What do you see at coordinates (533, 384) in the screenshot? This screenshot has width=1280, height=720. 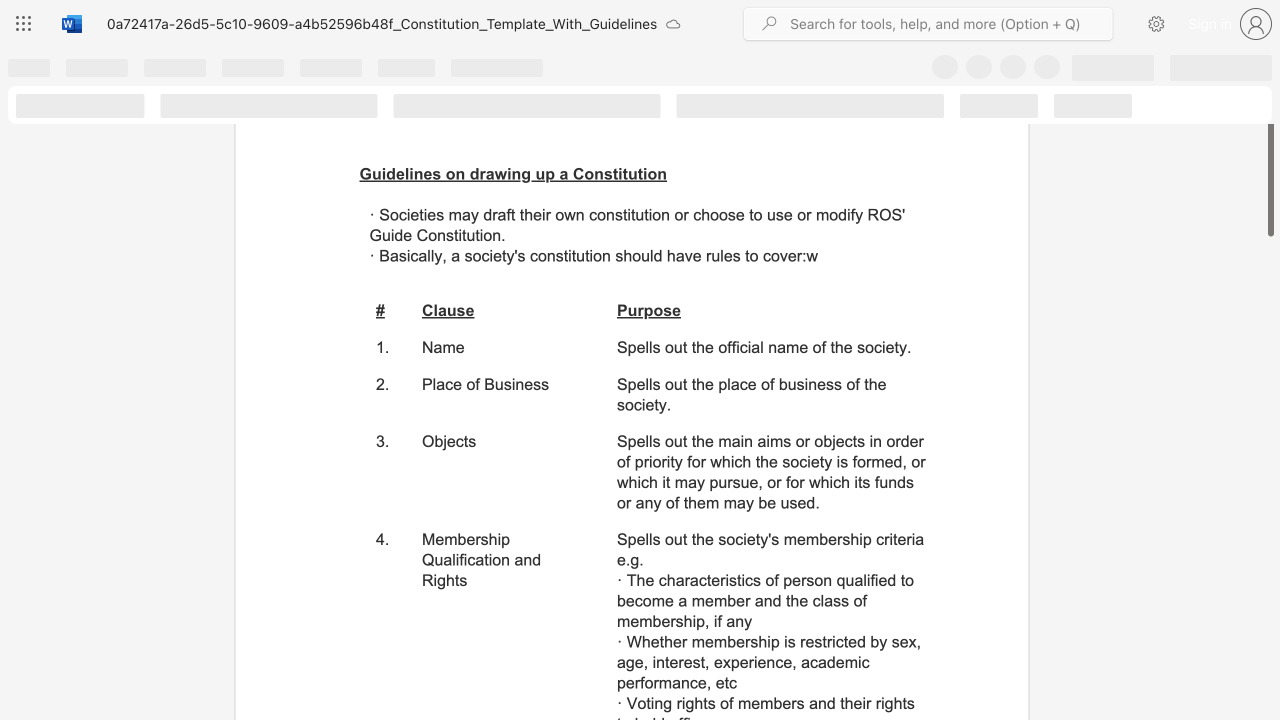 I see `the subset text "ss" within the text "Place of Business"` at bounding box center [533, 384].